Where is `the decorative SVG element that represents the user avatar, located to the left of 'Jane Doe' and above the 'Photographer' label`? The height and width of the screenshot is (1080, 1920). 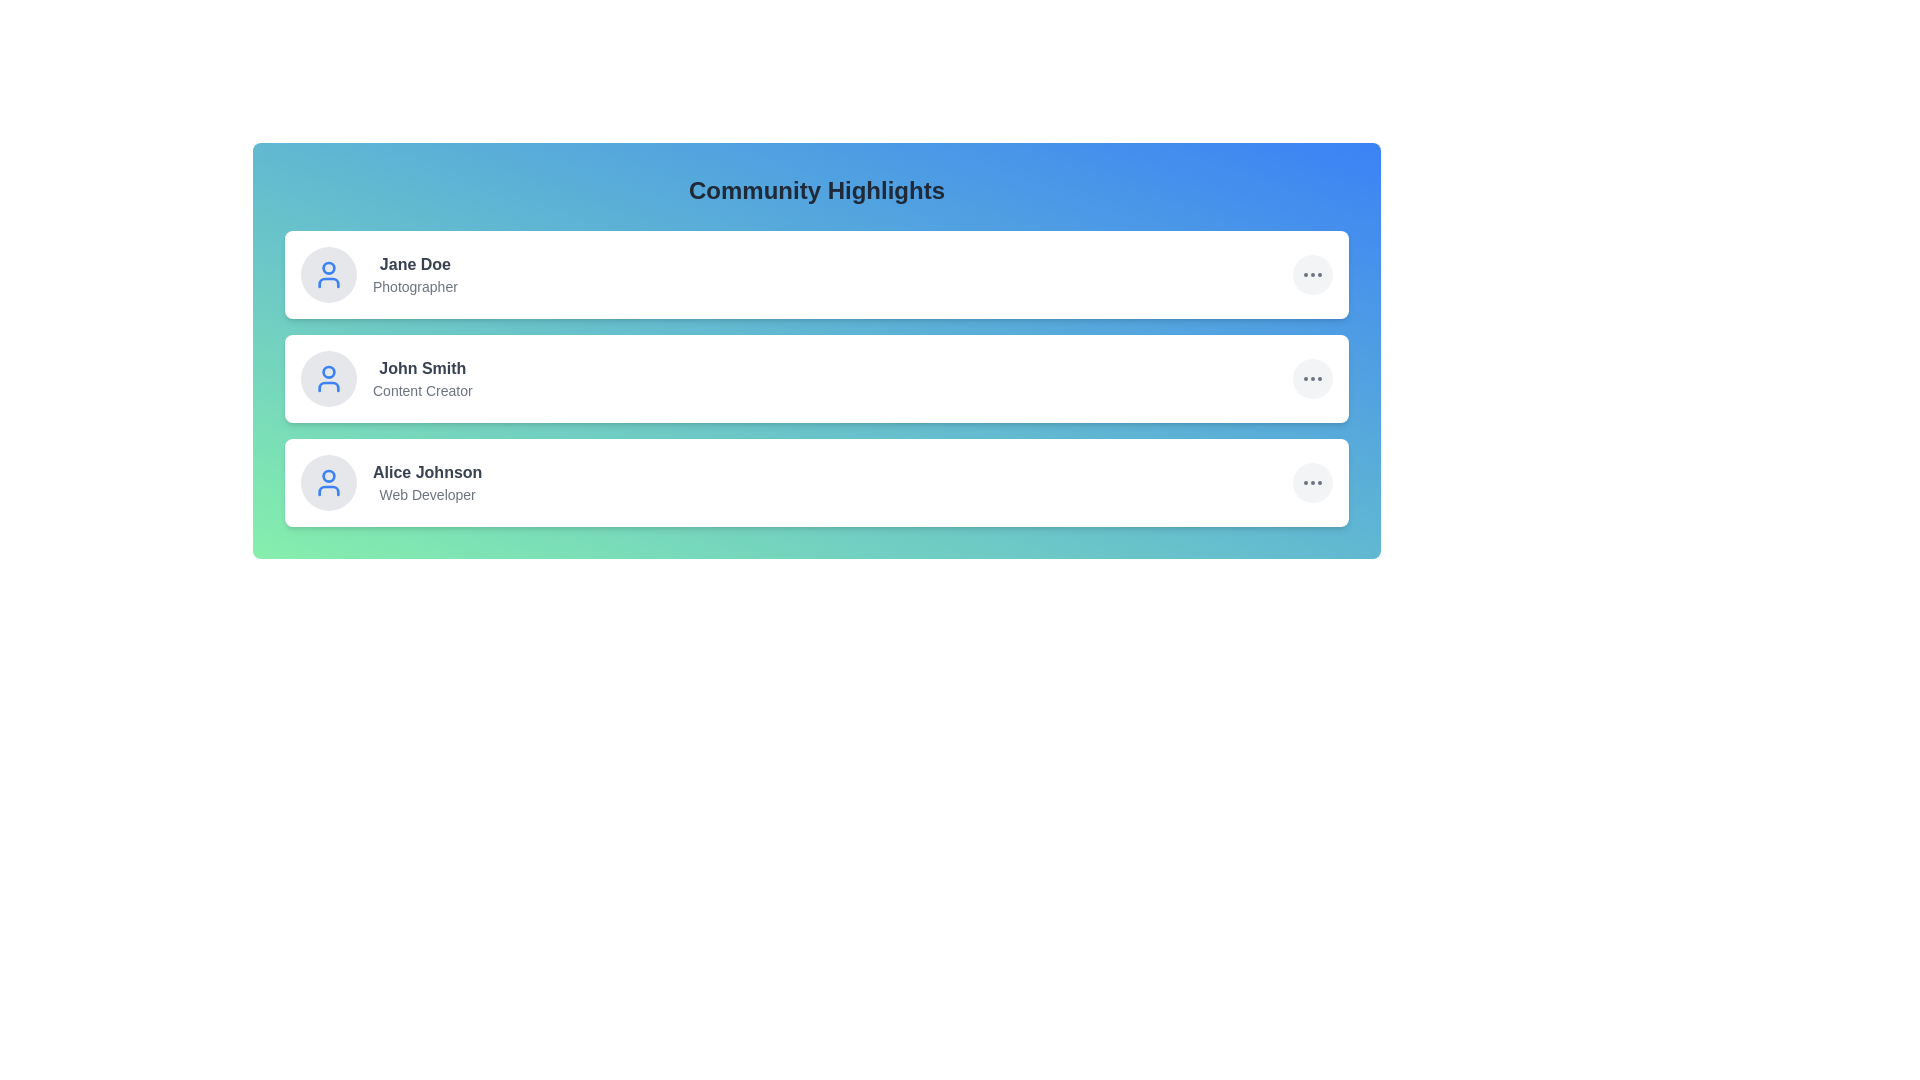
the decorative SVG element that represents the user avatar, located to the left of 'Jane Doe' and above the 'Photographer' label is located at coordinates (329, 282).